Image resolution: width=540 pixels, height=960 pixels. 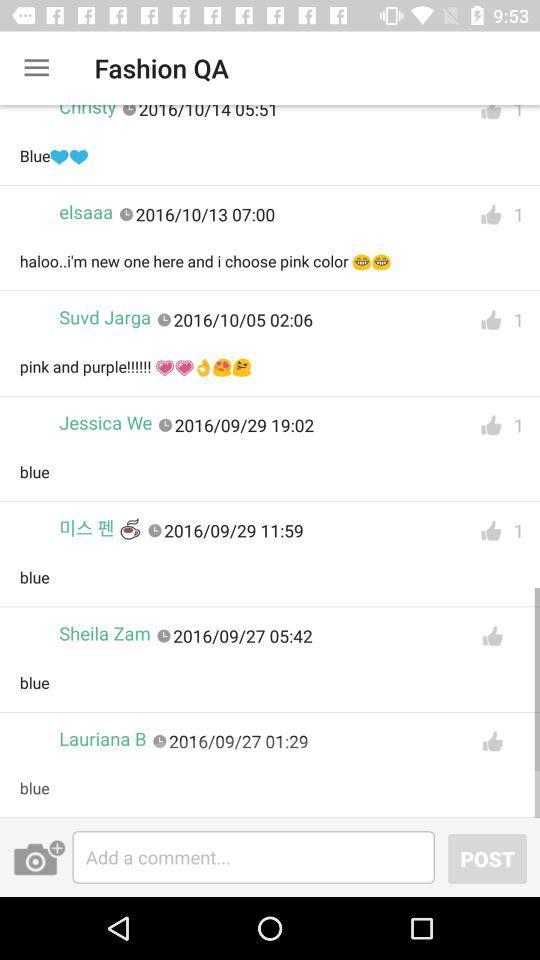 What do you see at coordinates (105, 317) in the screenshot?
I see `suvd jarga item` at bounding box center [105, 317].